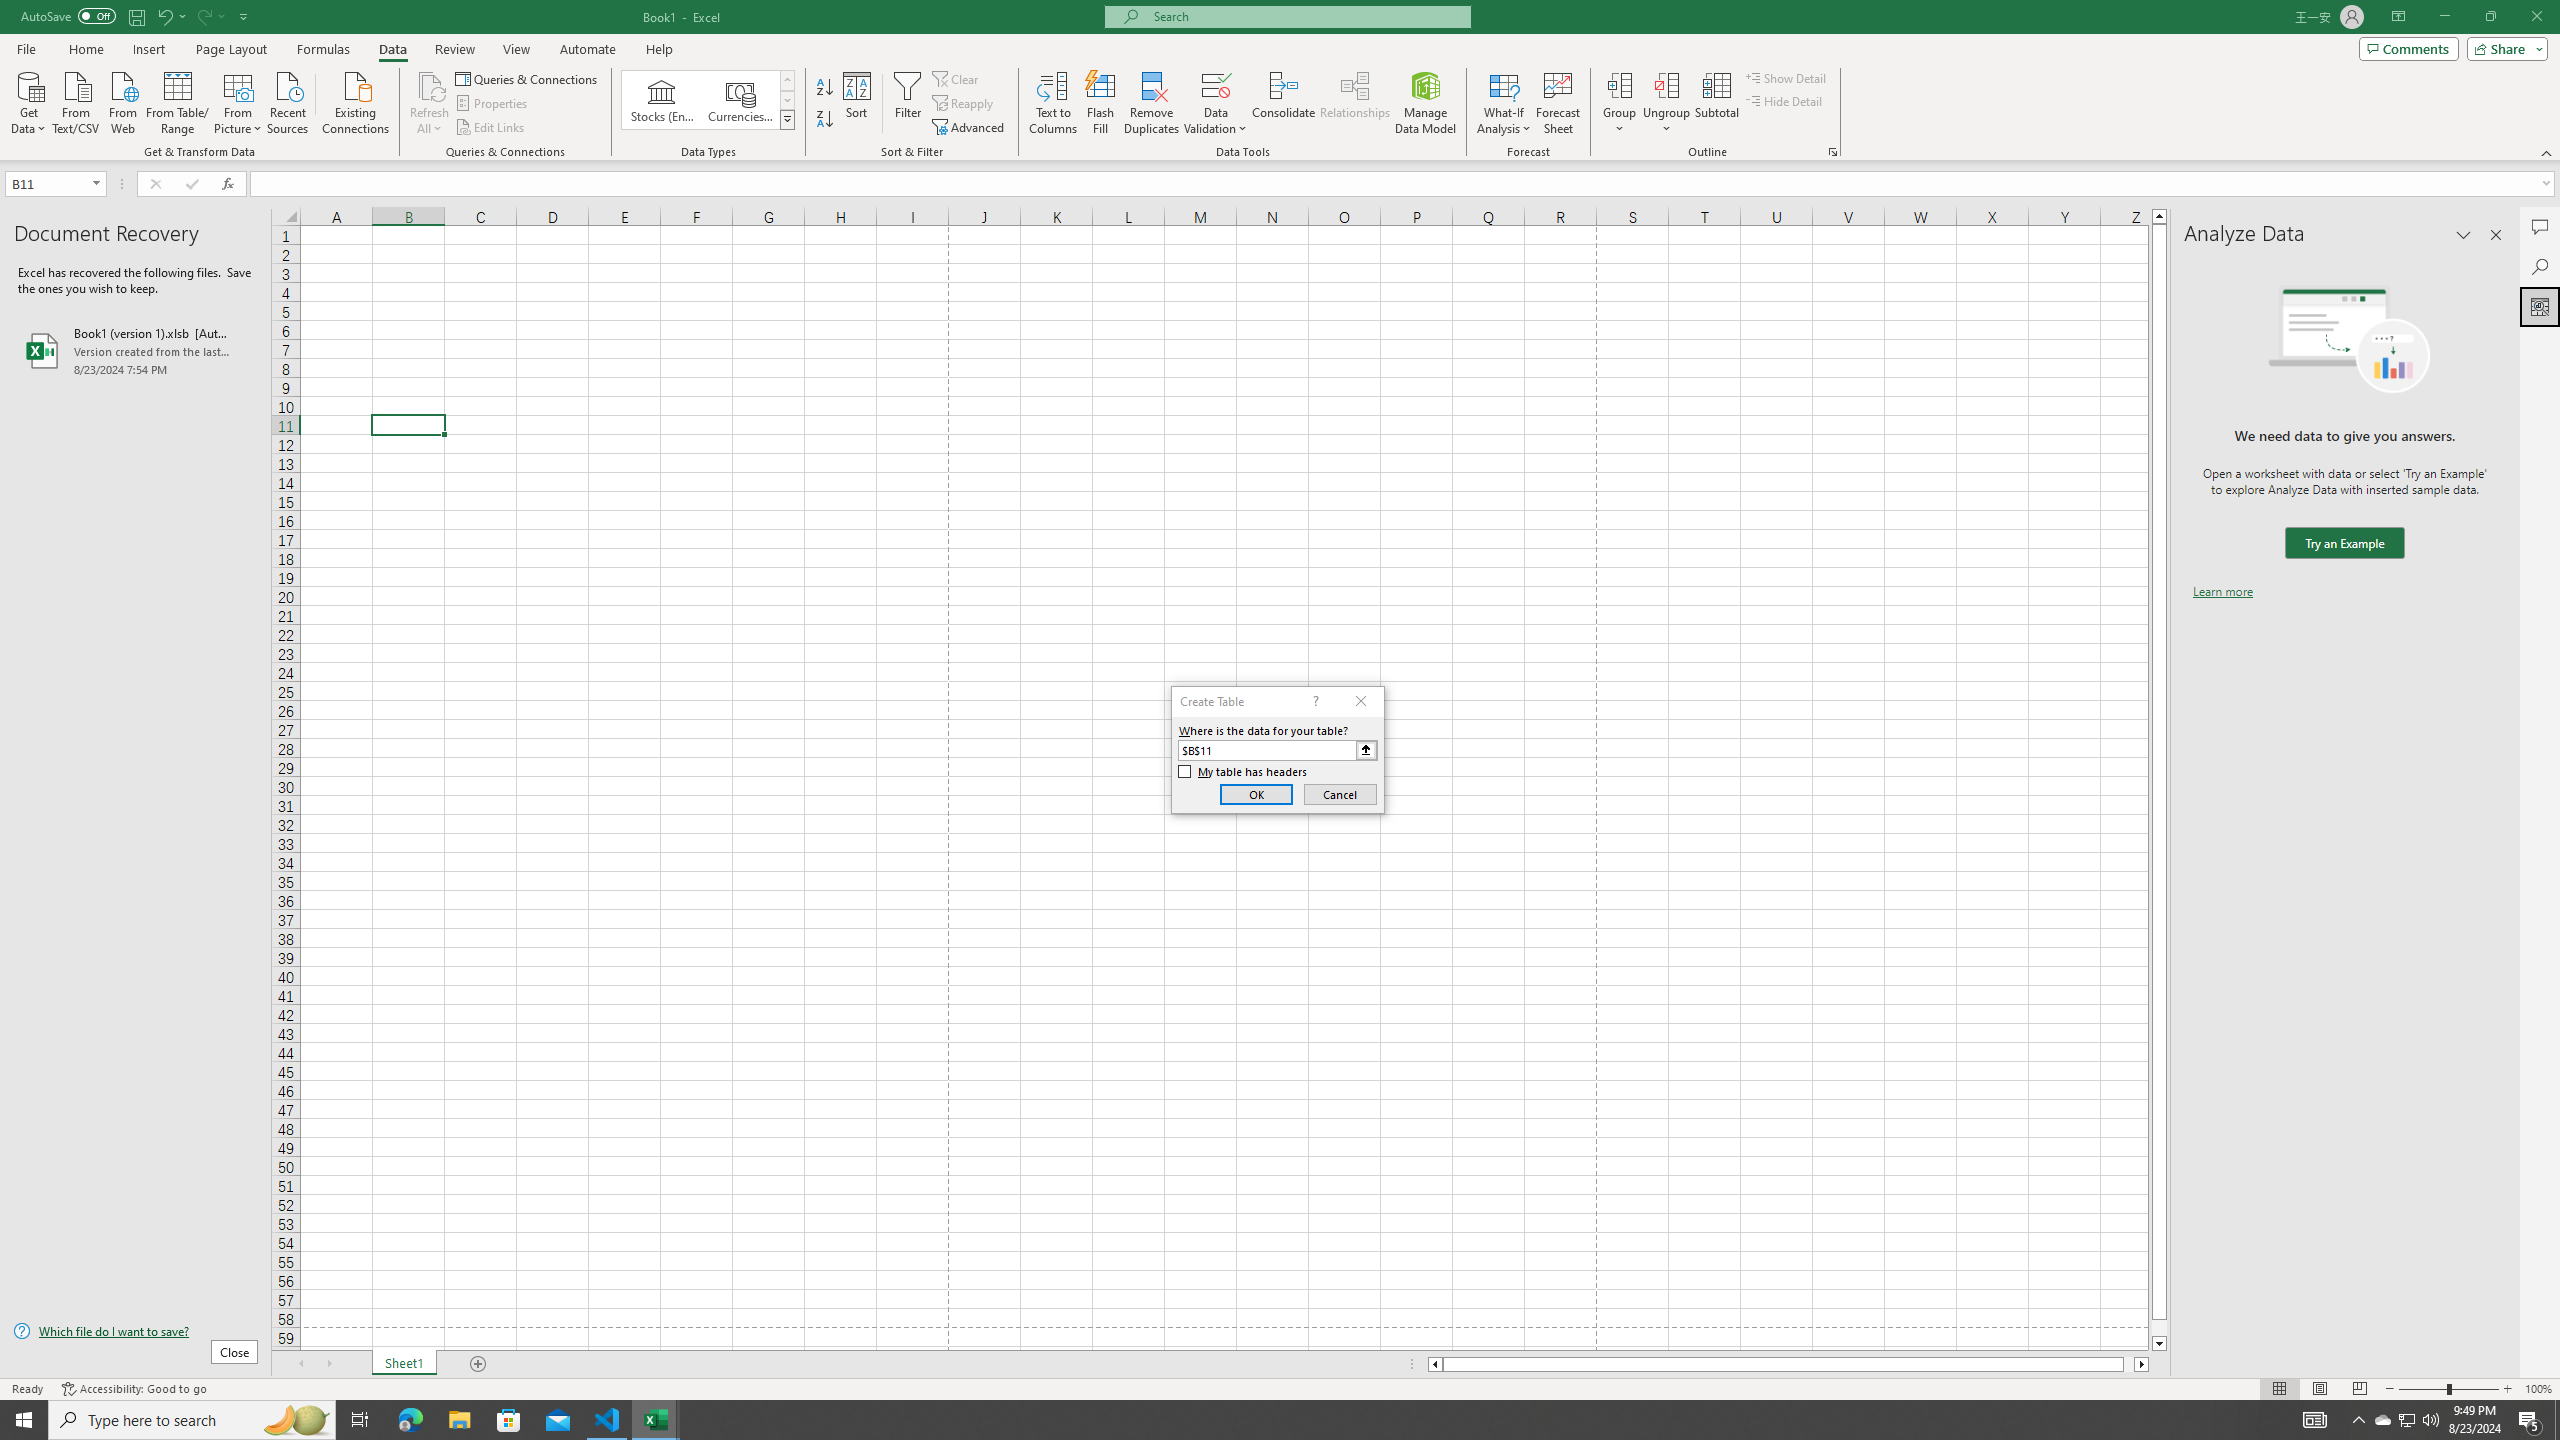  I want to click on 'Row Down', so click(787, 99).